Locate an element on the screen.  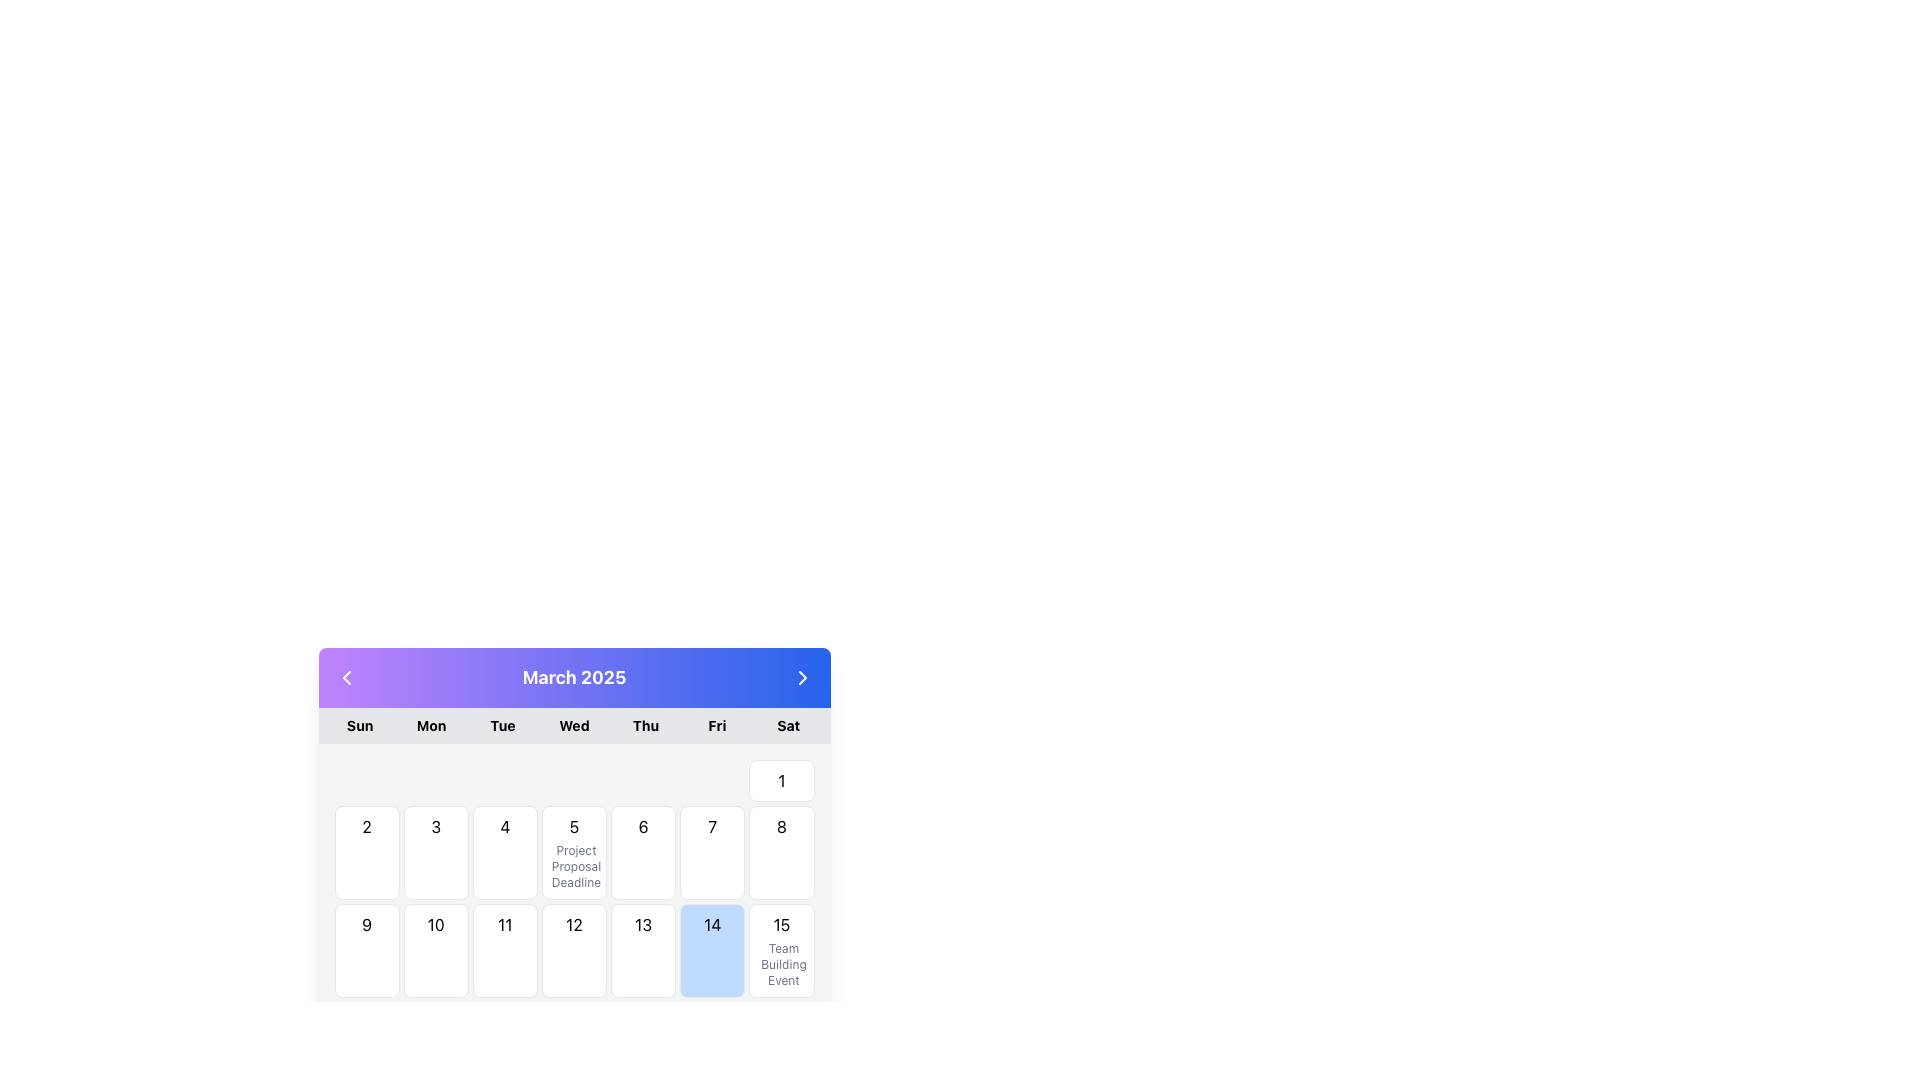
the button representing the 13th day of March 2025 in the calendar interface is located at coordinates (643, 950).